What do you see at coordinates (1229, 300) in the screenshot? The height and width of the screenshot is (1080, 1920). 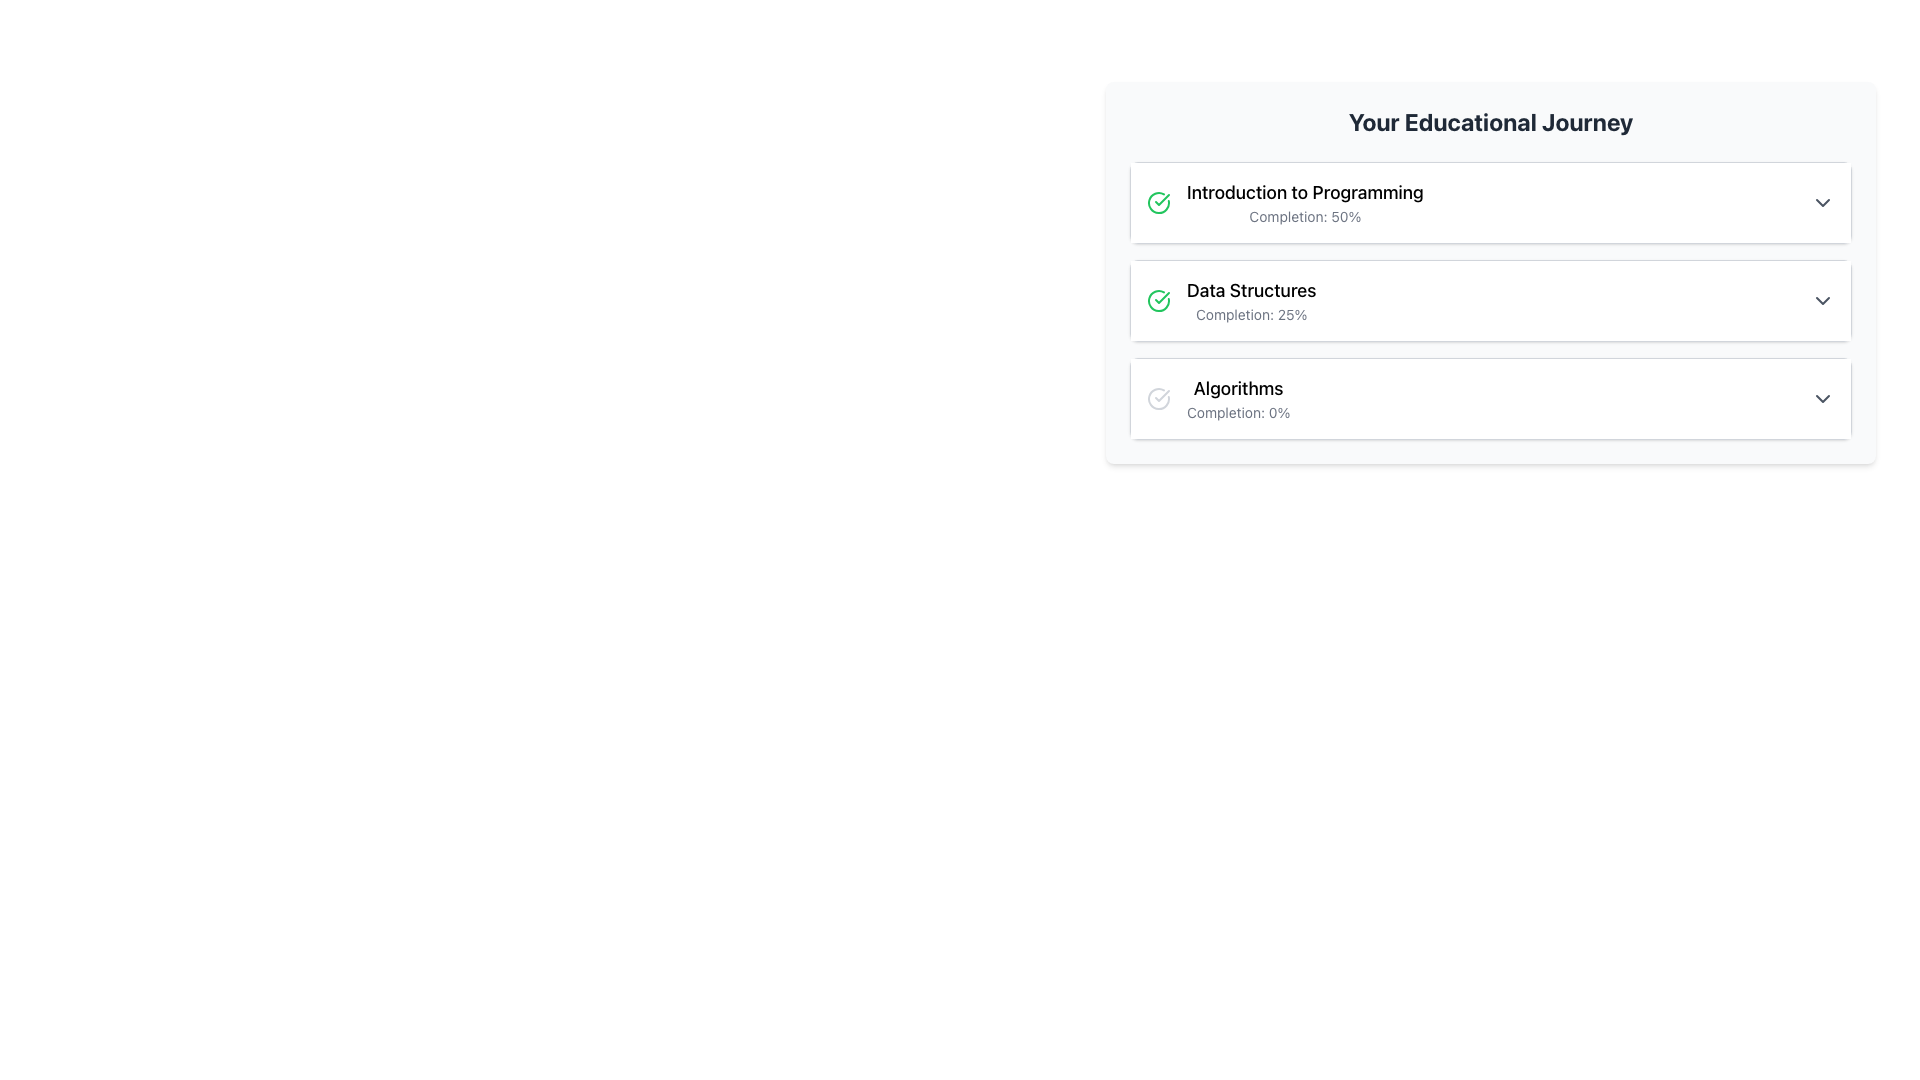 I see `the 'Data Structures' course module item, which includes the text label, progress indicator, and green checkmark icon` at bounding box center [1229, 300].